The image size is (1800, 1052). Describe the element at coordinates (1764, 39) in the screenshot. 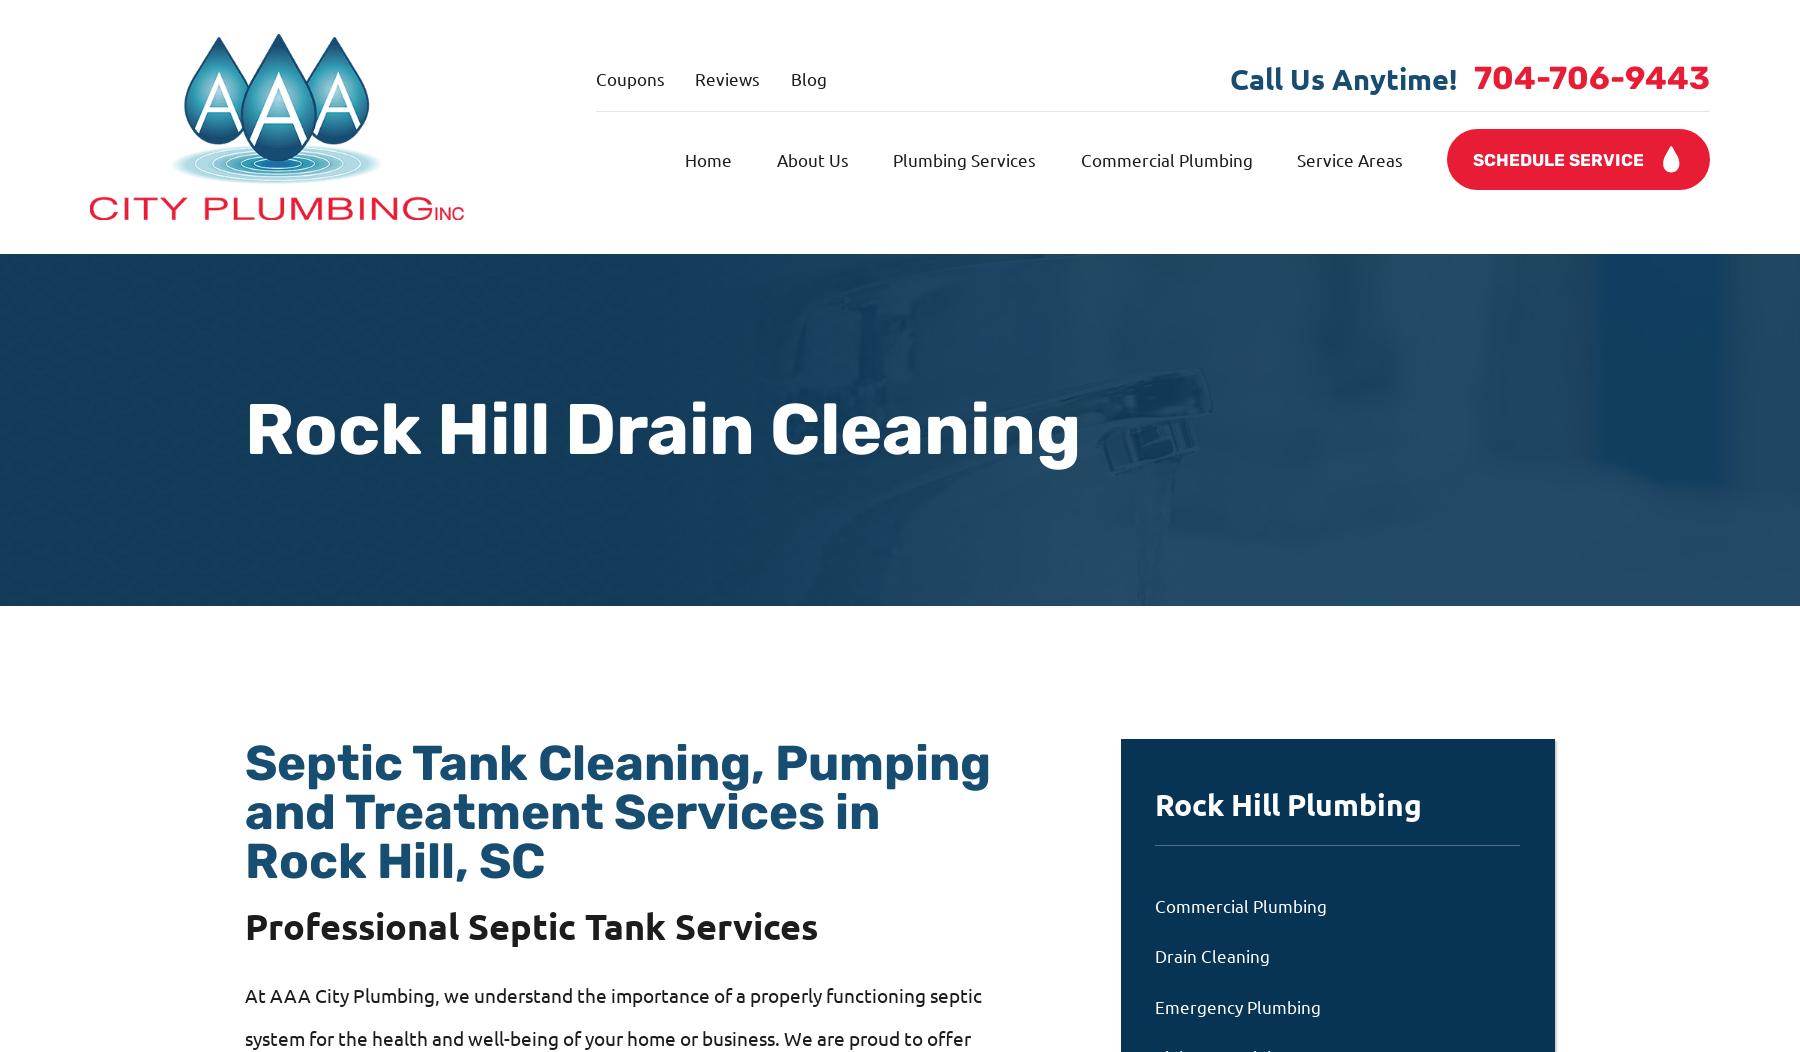

I see `'Top'` at that location.